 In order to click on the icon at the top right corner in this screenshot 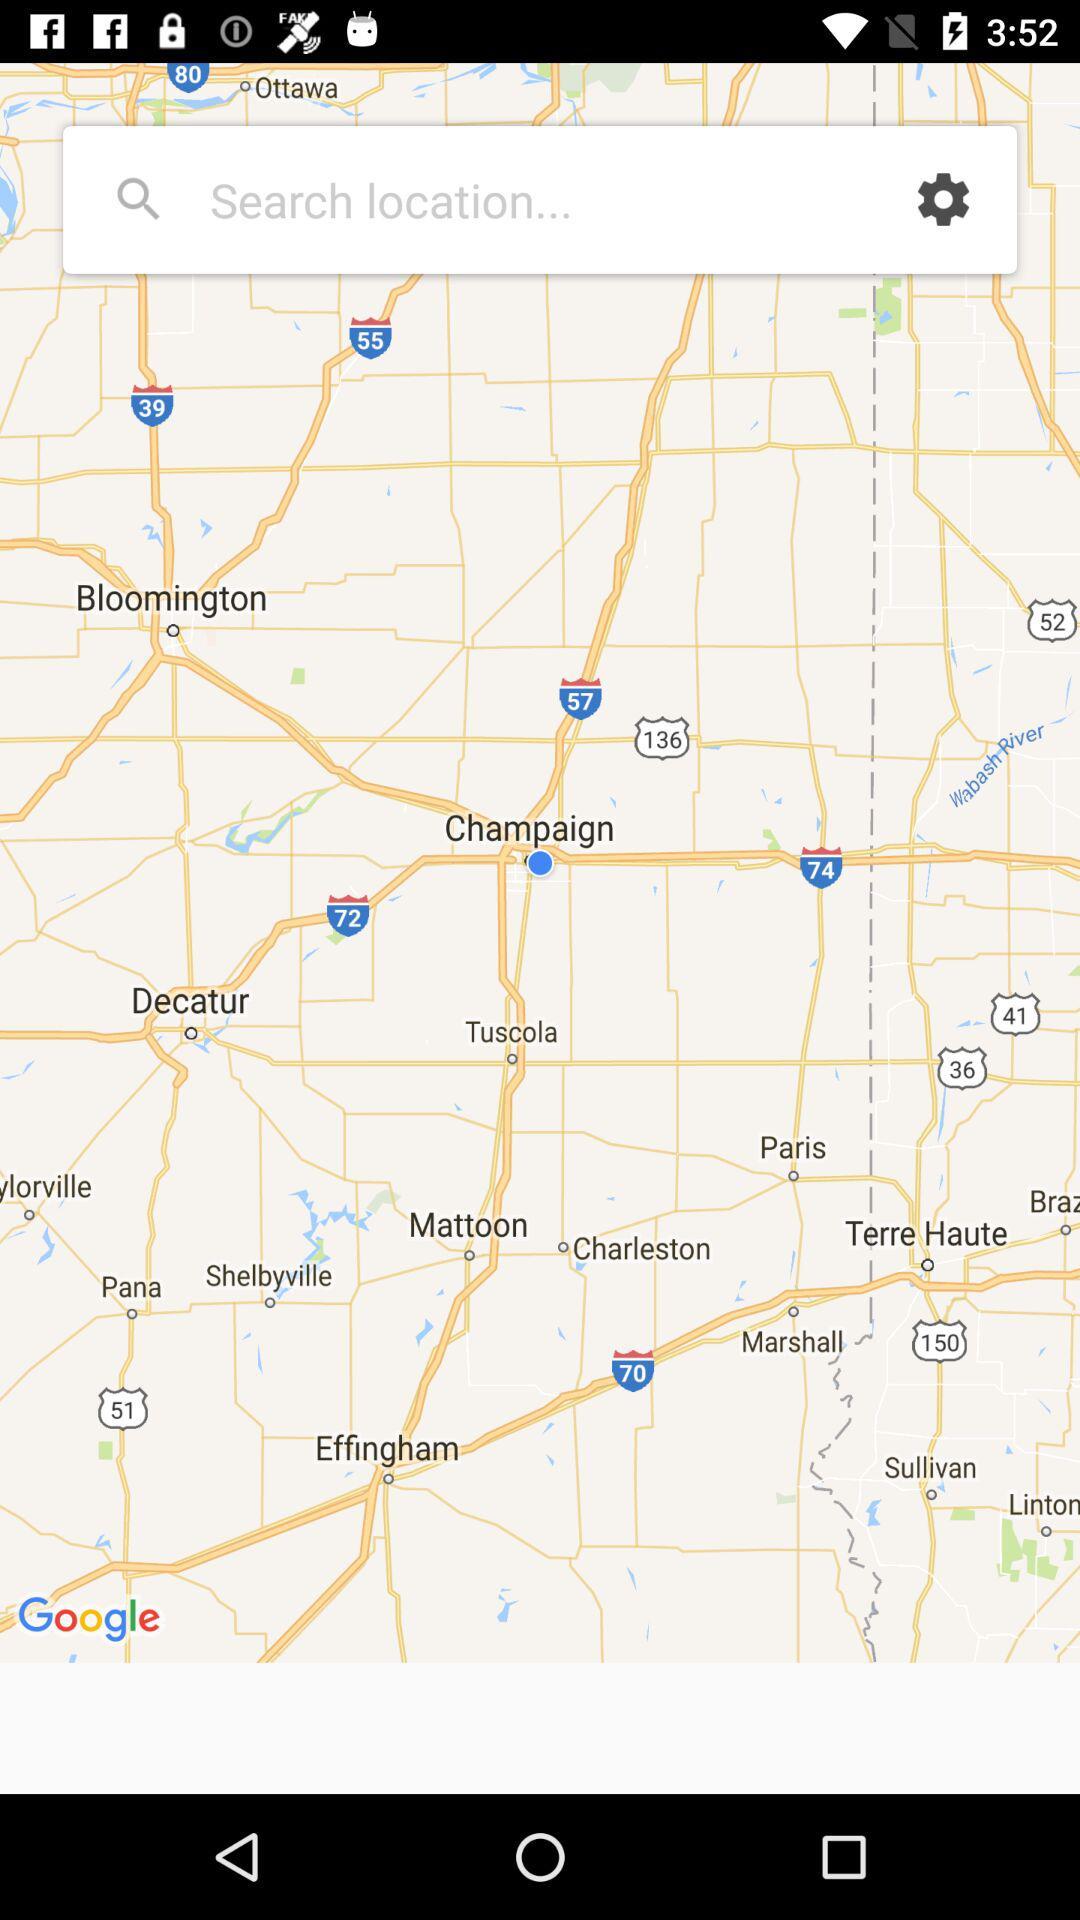, I will do `click(943, 199)`.